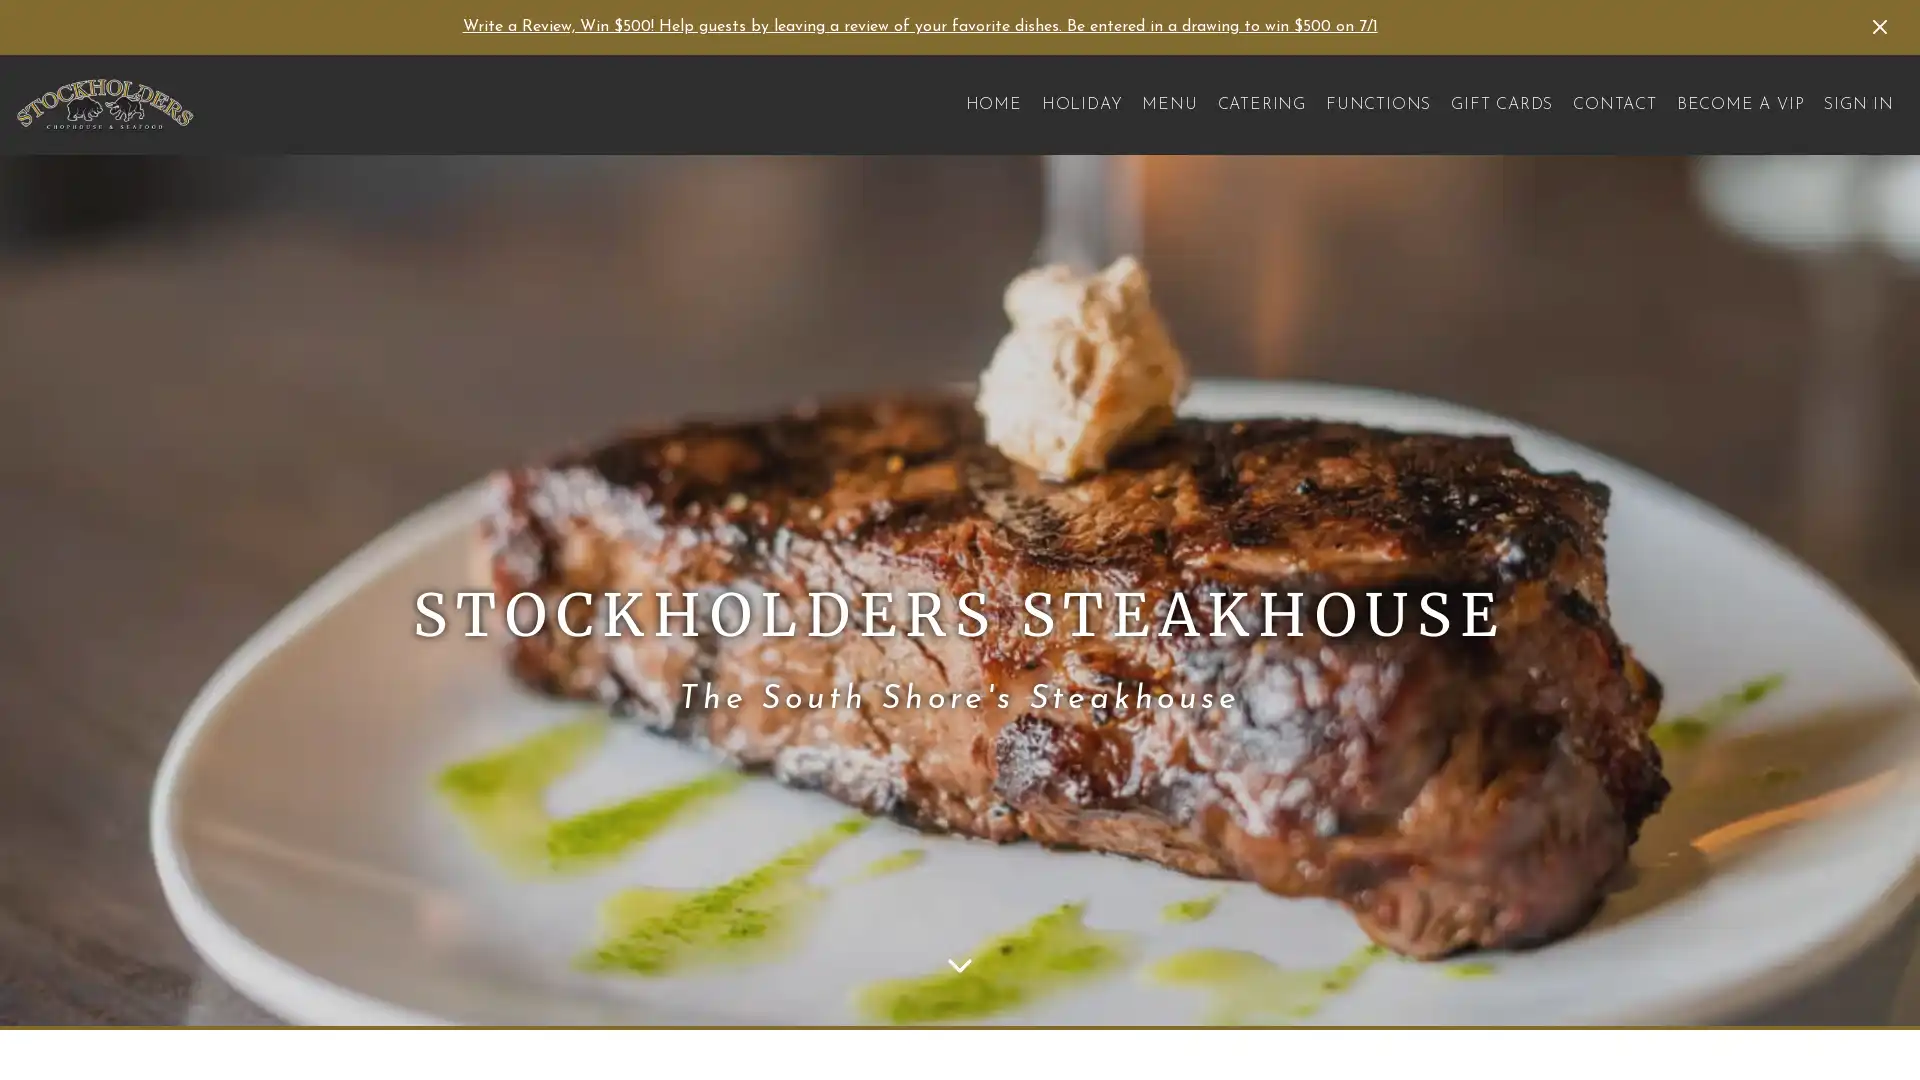 The height and width of the screenshot is (1080, 1920). I want to click on Dismiss Announcement, so click(1879, 27).